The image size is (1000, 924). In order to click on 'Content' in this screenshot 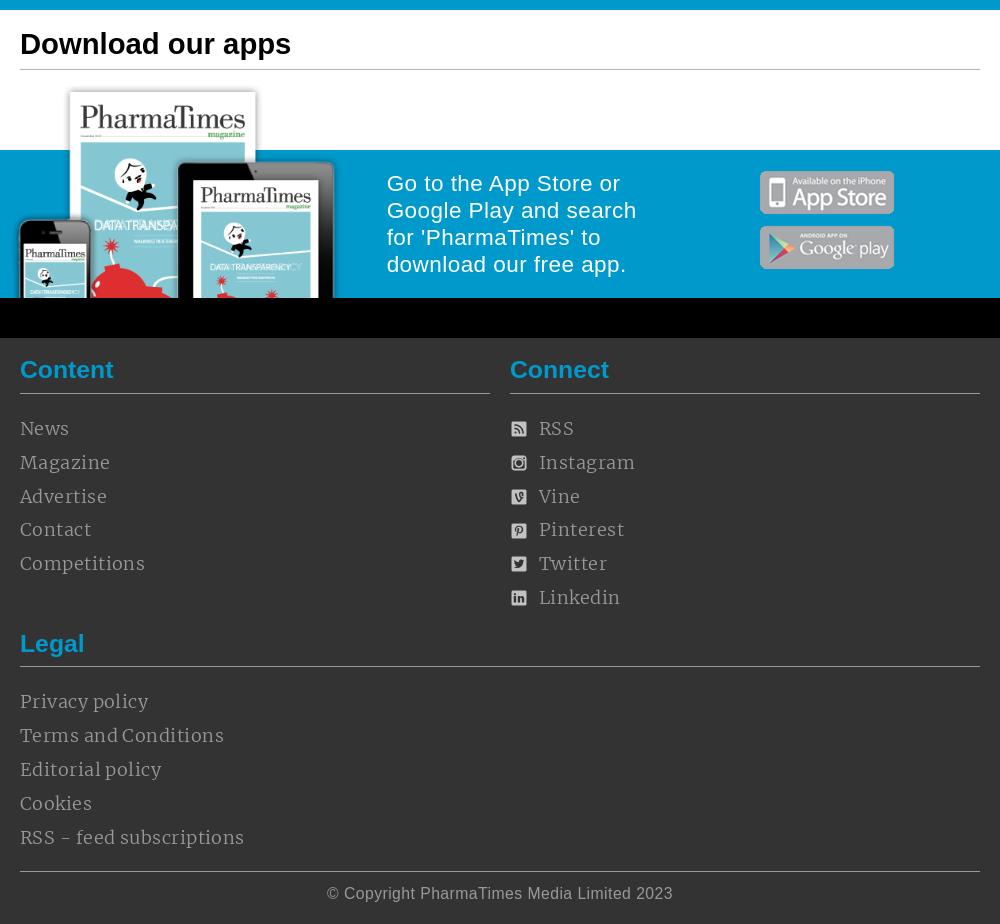, I will do `click(65, 369)`.